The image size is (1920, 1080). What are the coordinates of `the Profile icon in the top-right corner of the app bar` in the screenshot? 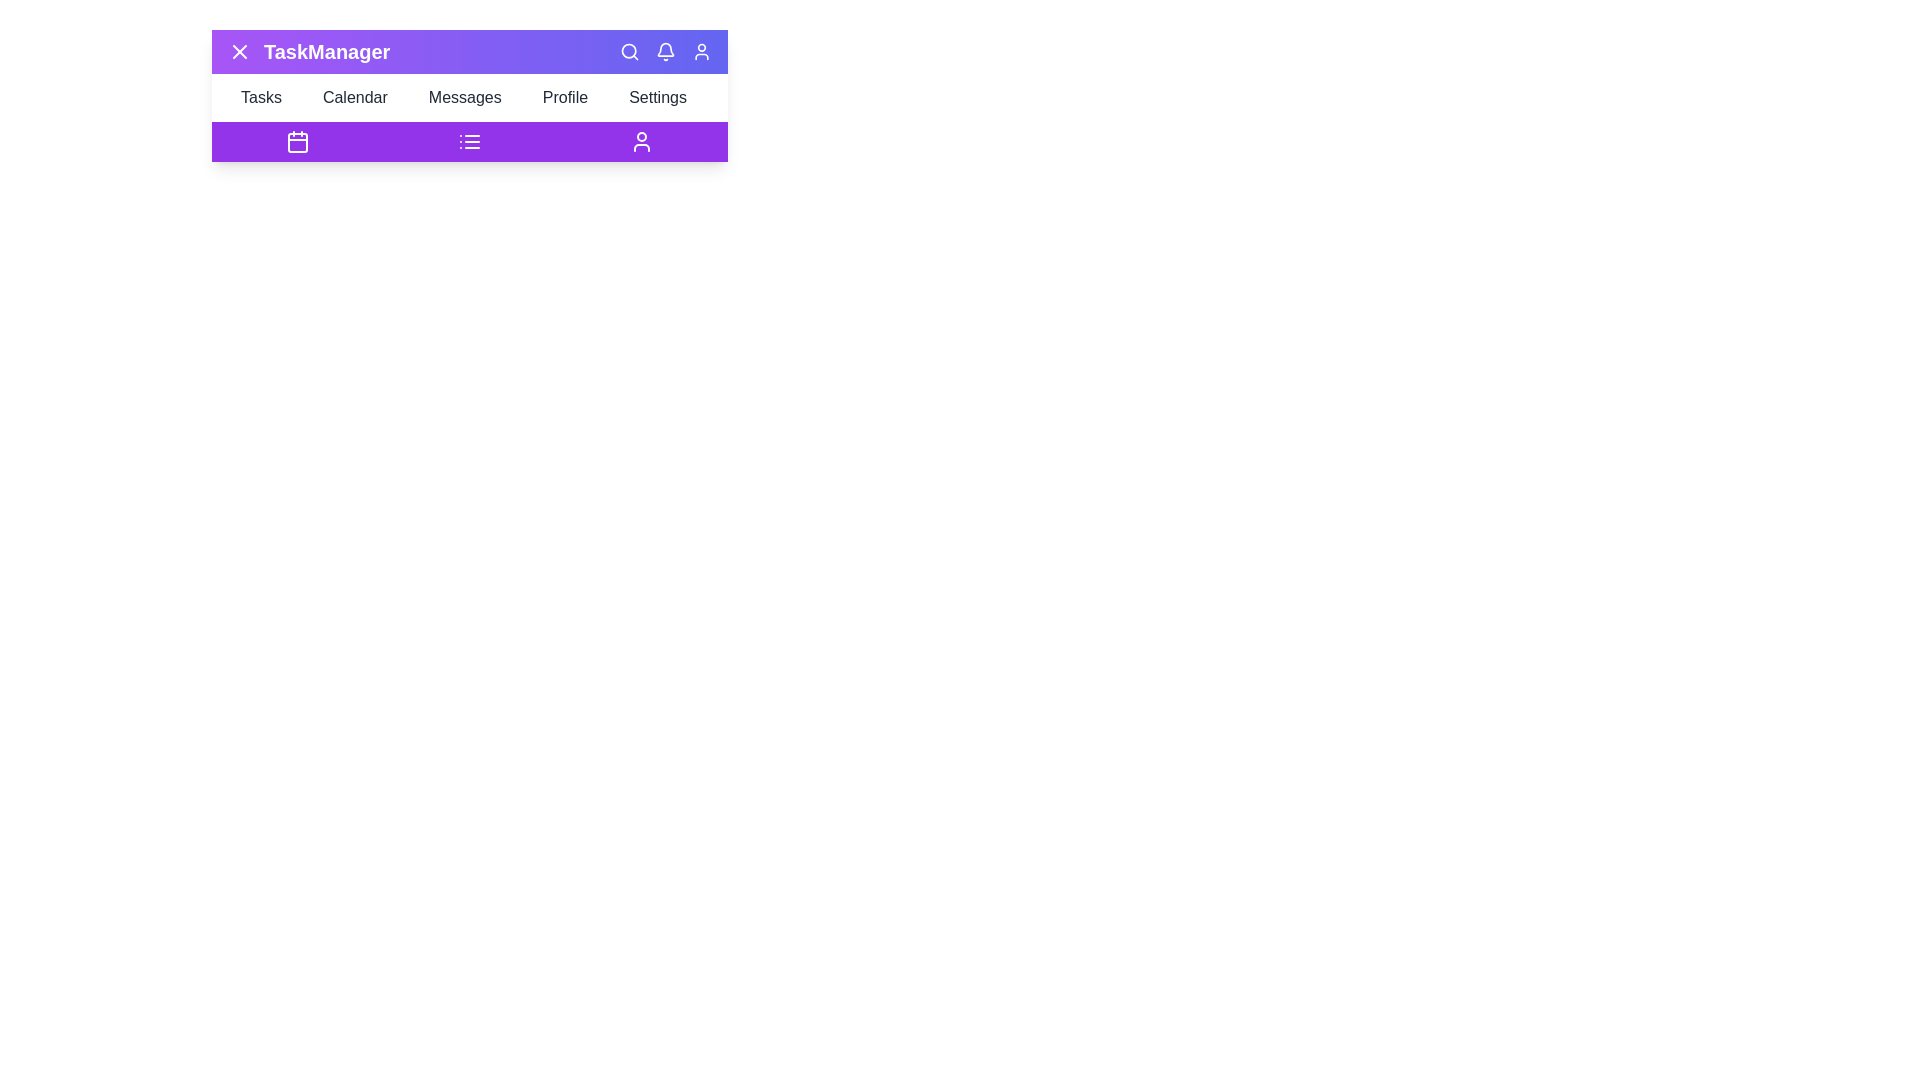 It's located at (701, 50).